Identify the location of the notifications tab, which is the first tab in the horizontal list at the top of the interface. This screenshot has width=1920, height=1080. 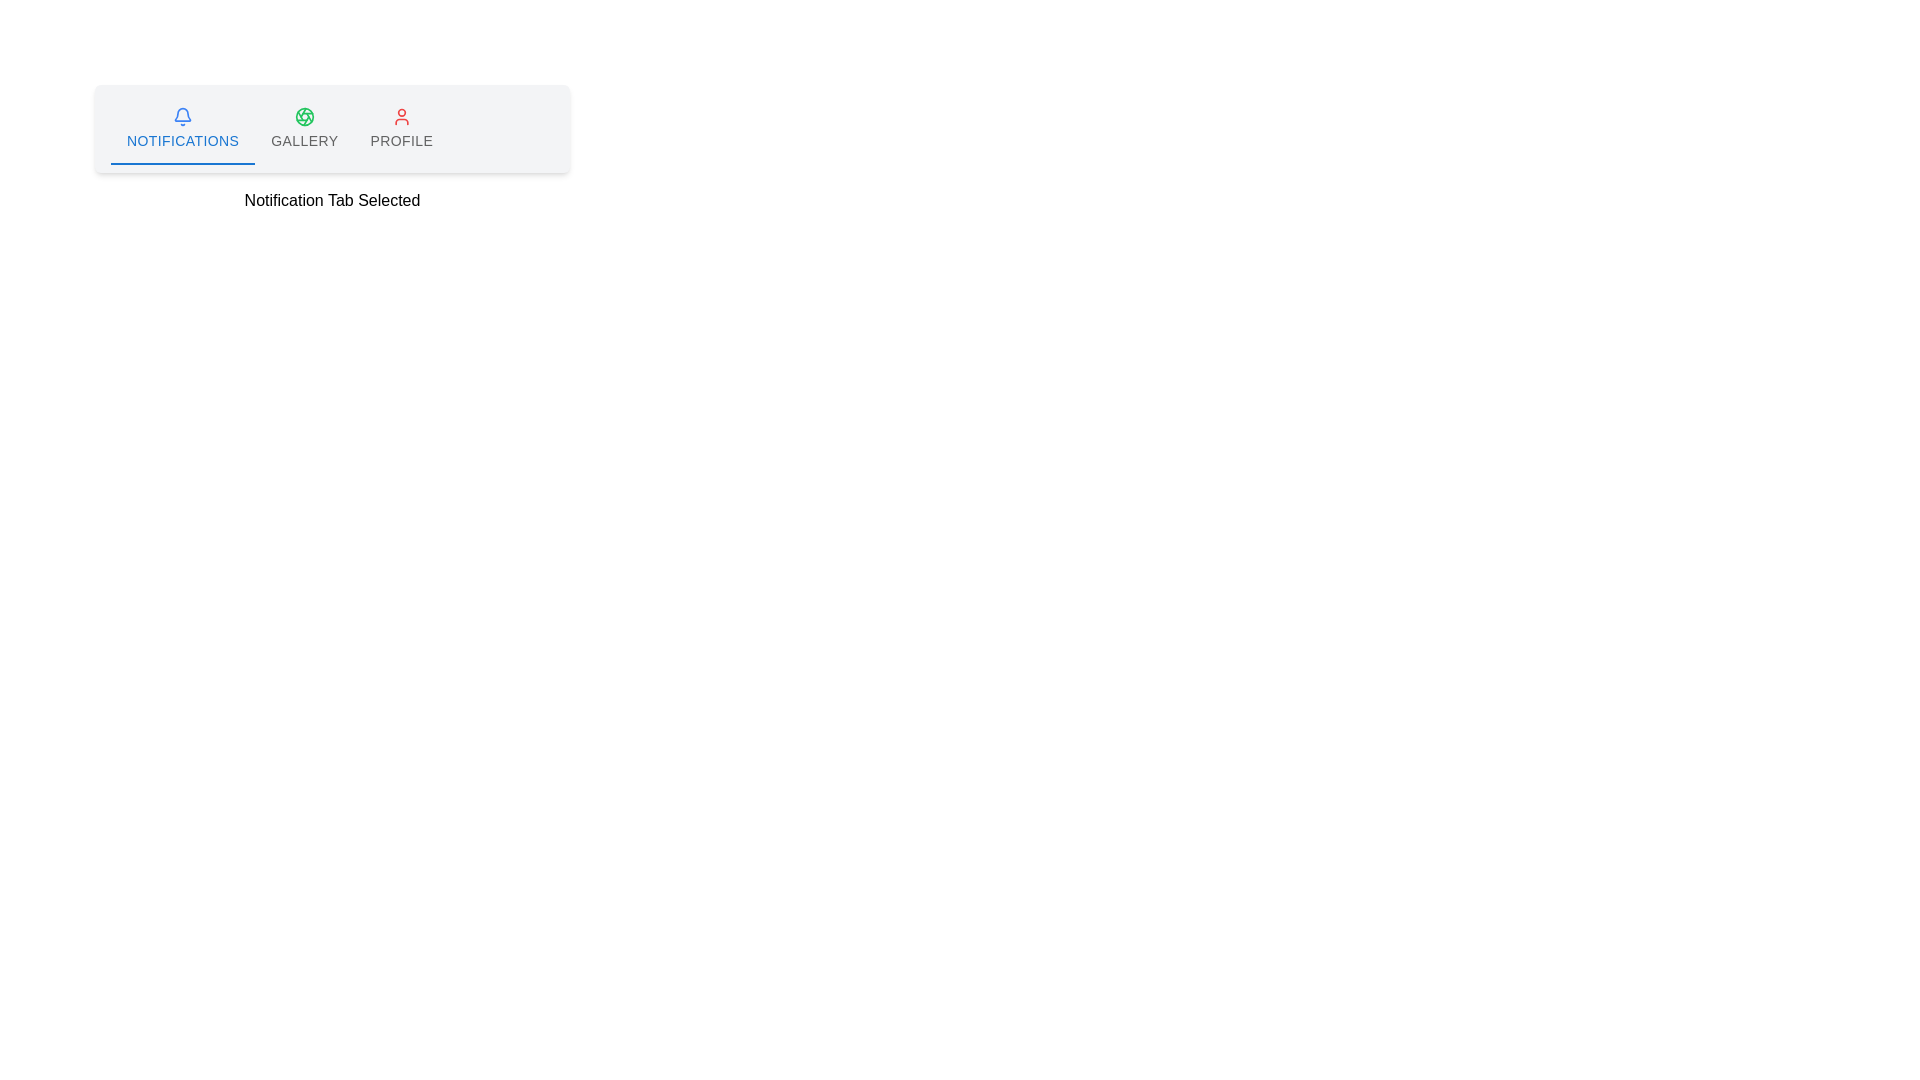
(183, 128).